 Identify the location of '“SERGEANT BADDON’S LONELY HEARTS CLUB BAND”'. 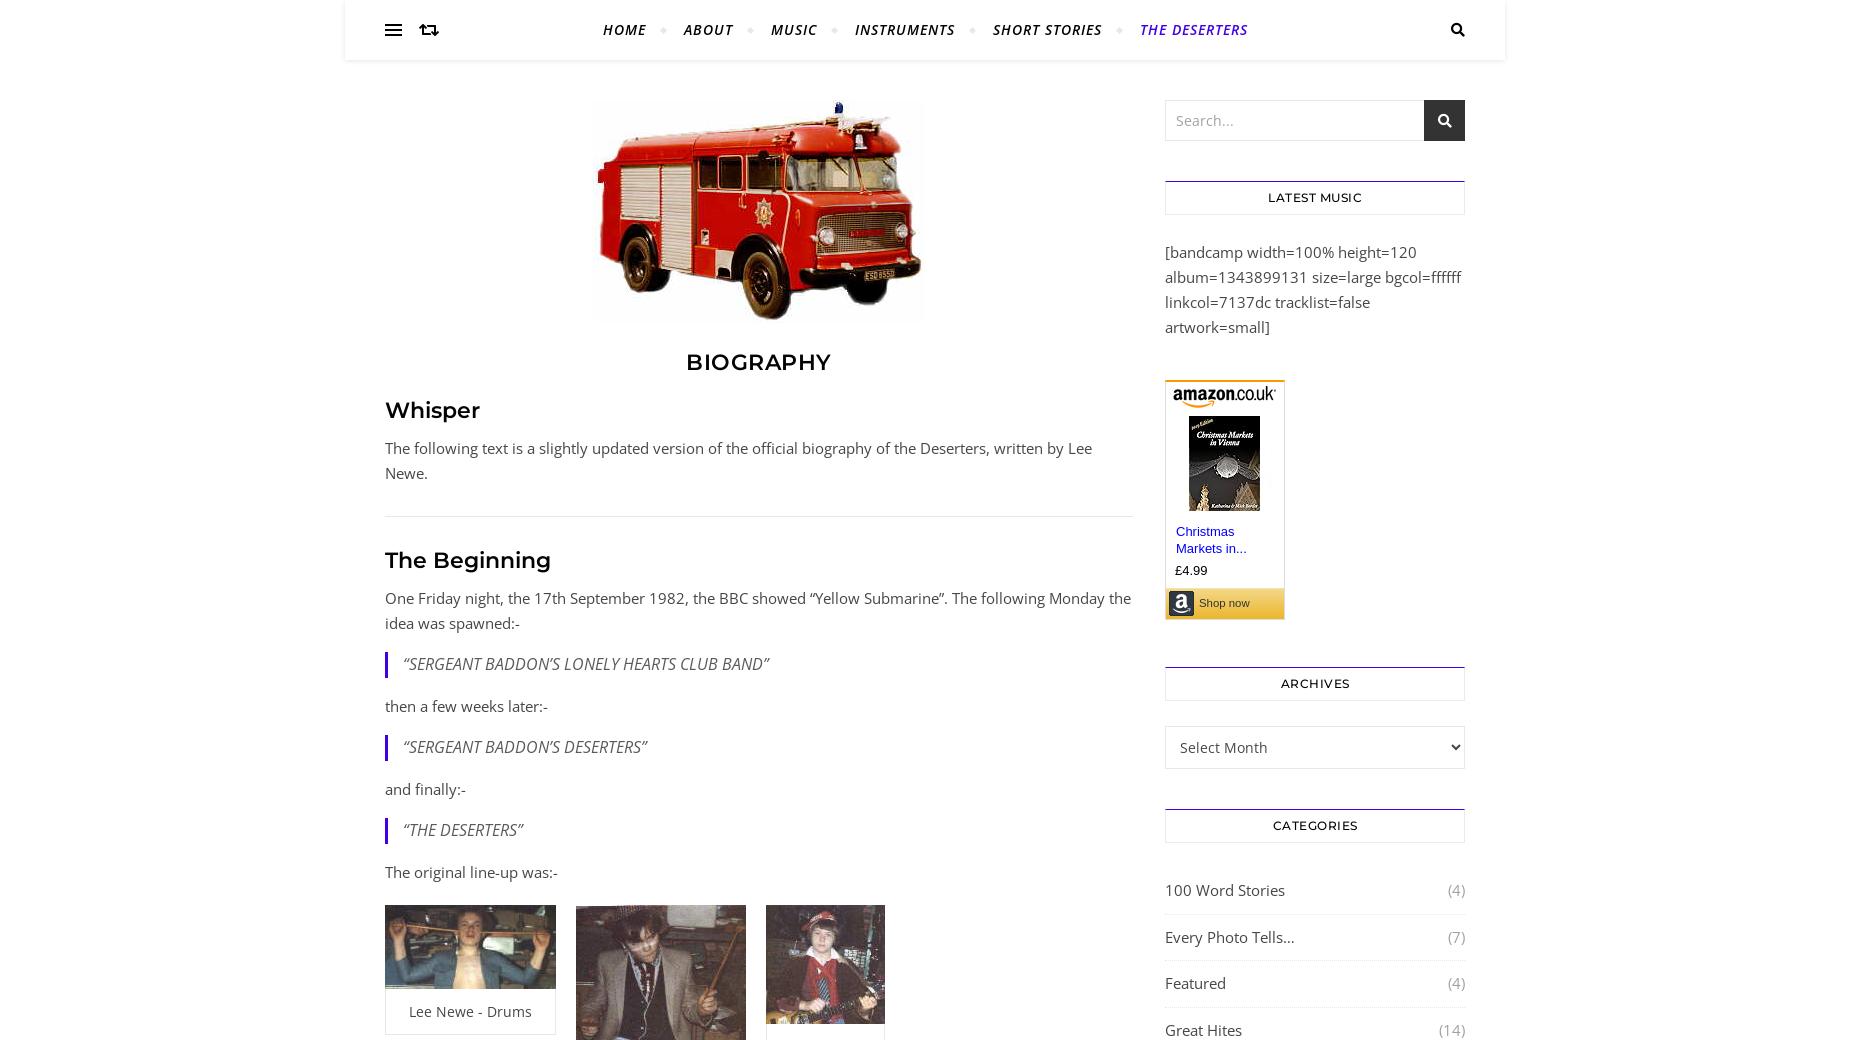
(586, 664).